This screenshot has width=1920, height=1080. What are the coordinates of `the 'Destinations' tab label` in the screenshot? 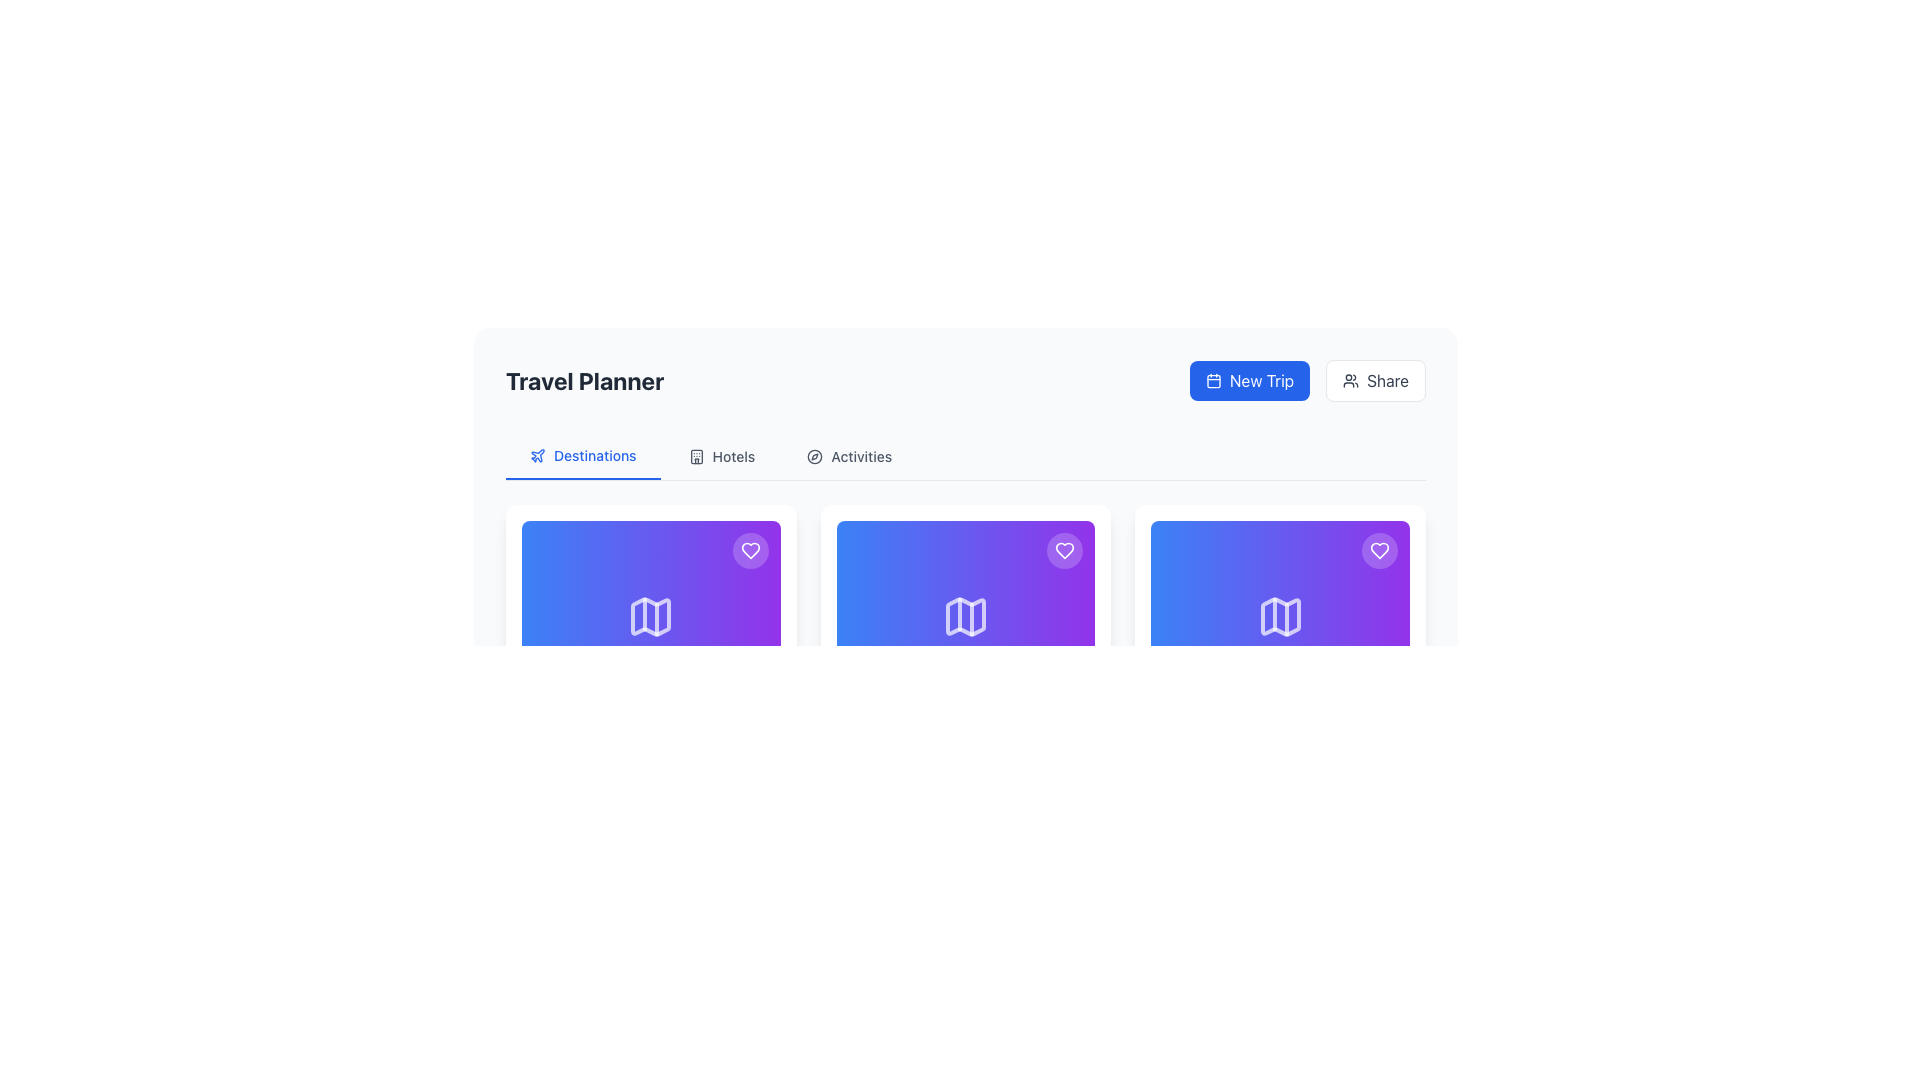 It's located at (594, 455).